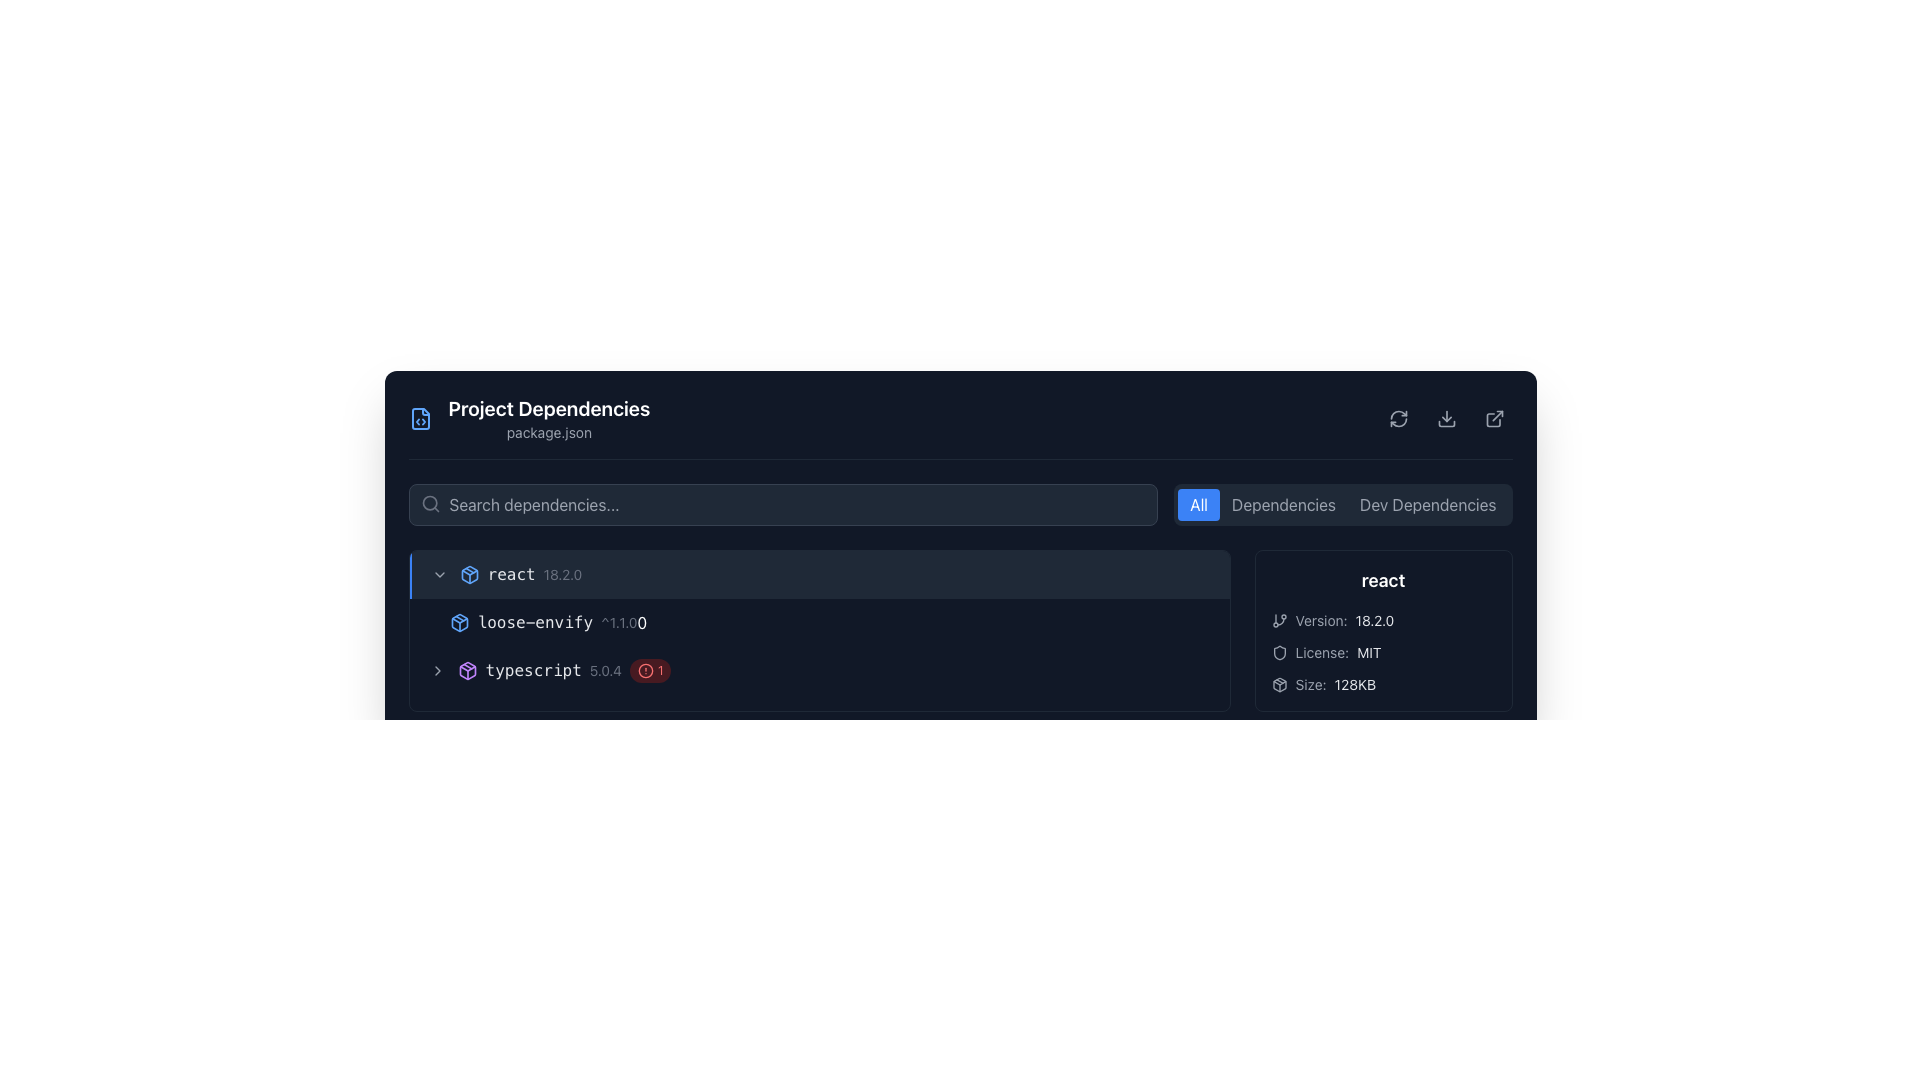 The width and height of the screenshot is (1920, 1080). Describe the element at coordinates (468, 574) in the screenshot. I see `the polygonal shaped icon styled with blue lines, which is the first icon in the list item labeled 'react' in the Project Dependencies panel` at that location.